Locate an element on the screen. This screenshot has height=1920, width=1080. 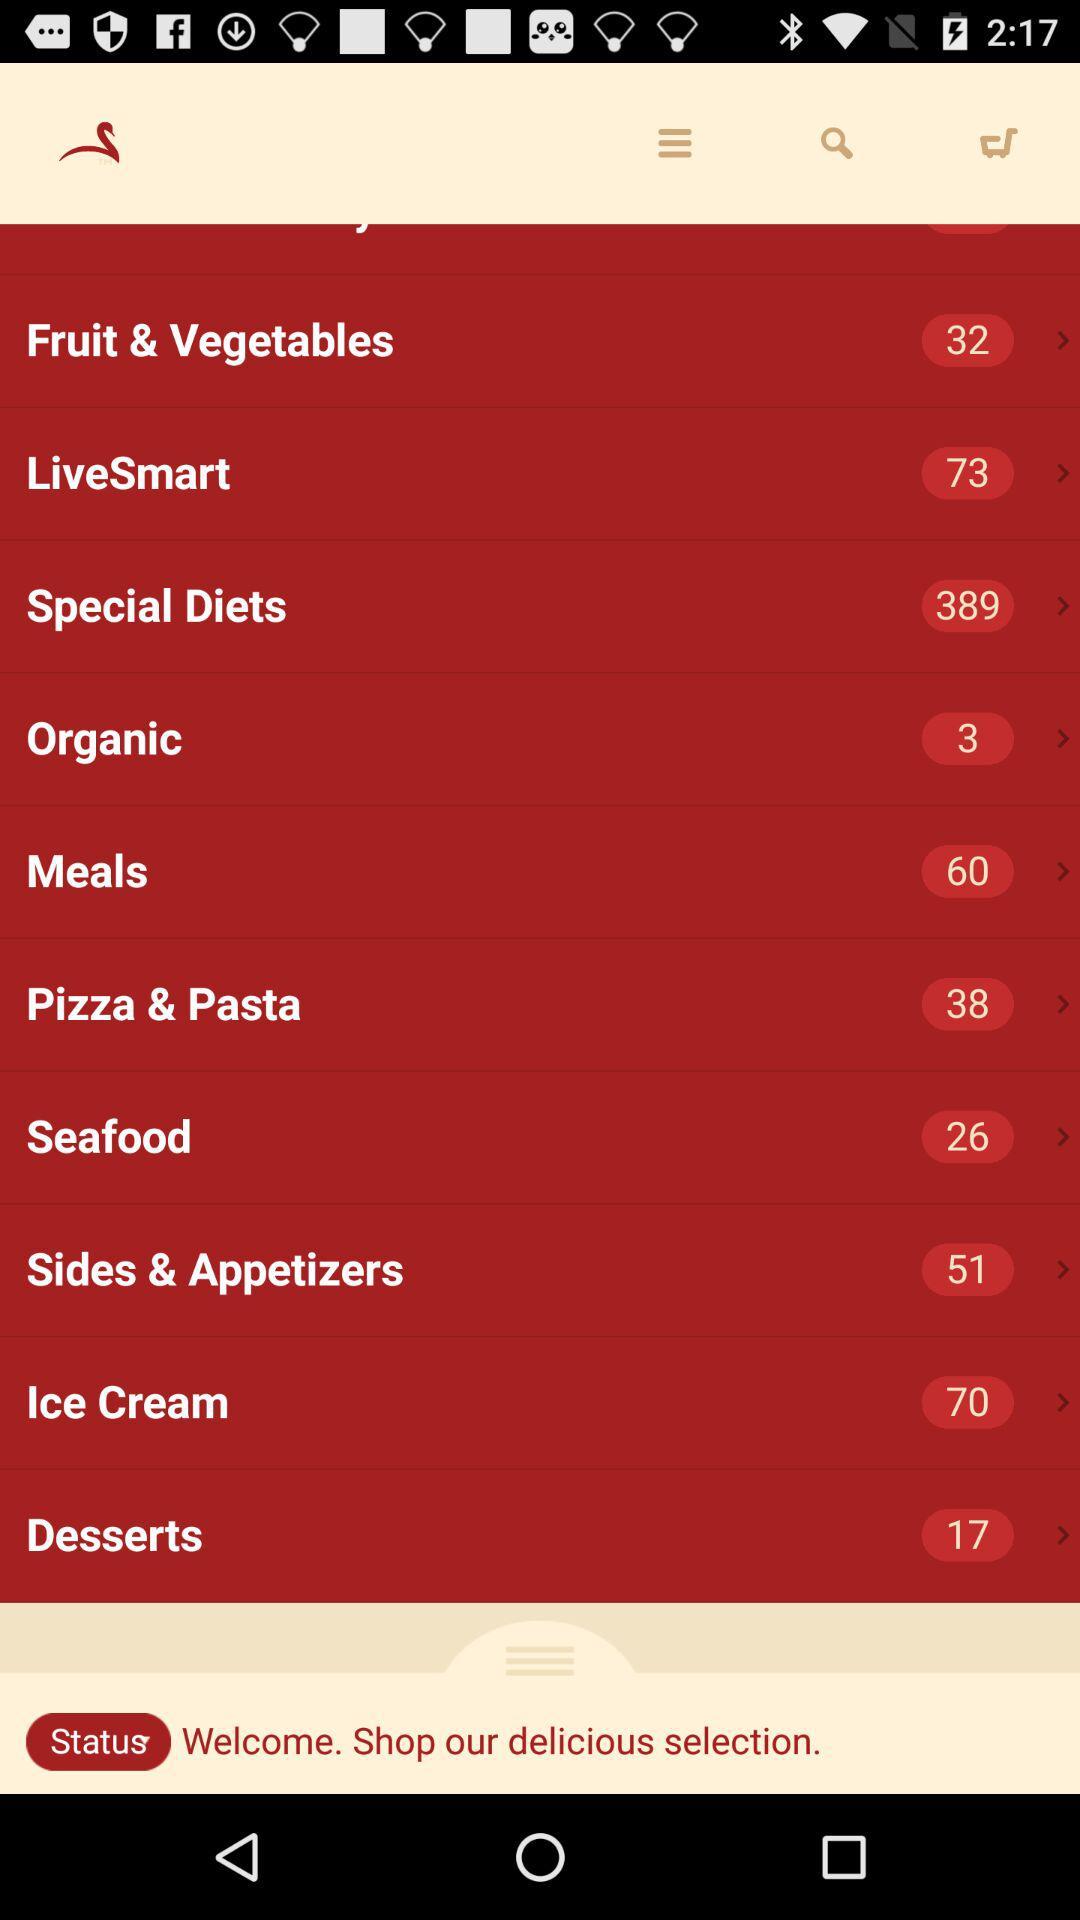
the icon below the pizza & pasta icon is located at coordinates (1062, 1137).